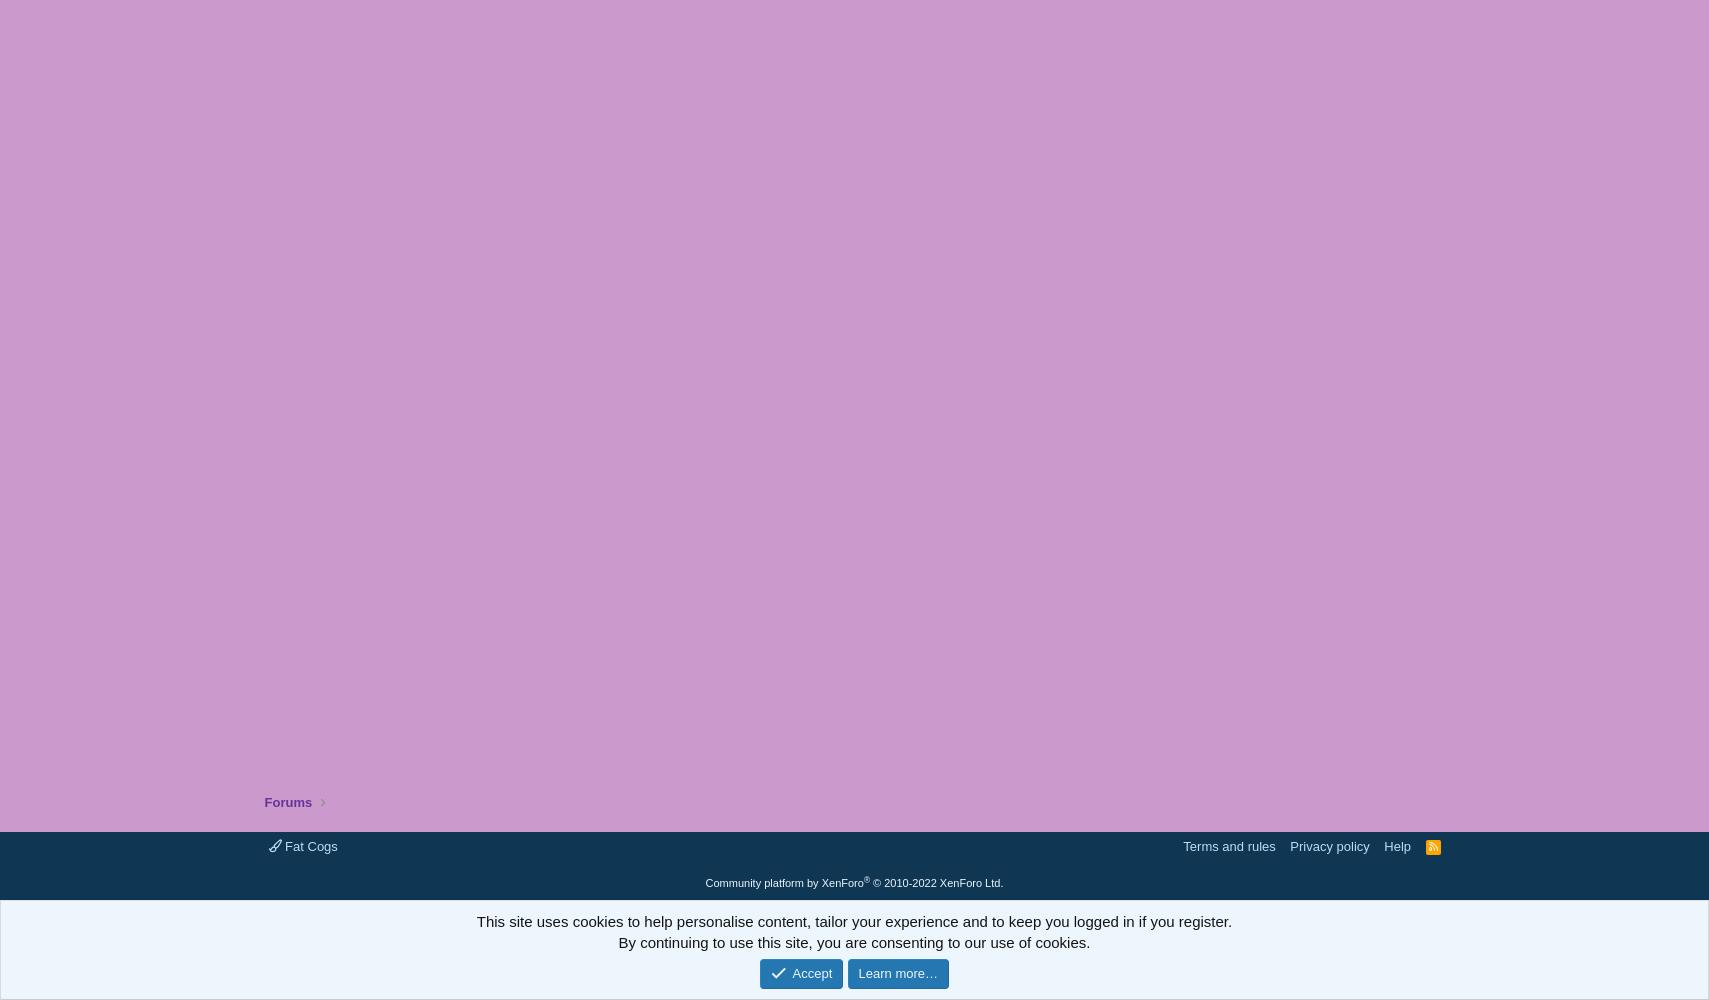 Image resolution: width=1709 pixels, height=1000 pixels. What do you see at coordinates (616, 940) in the screenshot?
I see `'By continuing to use this site, you are consenting to our use of cookies.'` at bounding box center [616, 940].